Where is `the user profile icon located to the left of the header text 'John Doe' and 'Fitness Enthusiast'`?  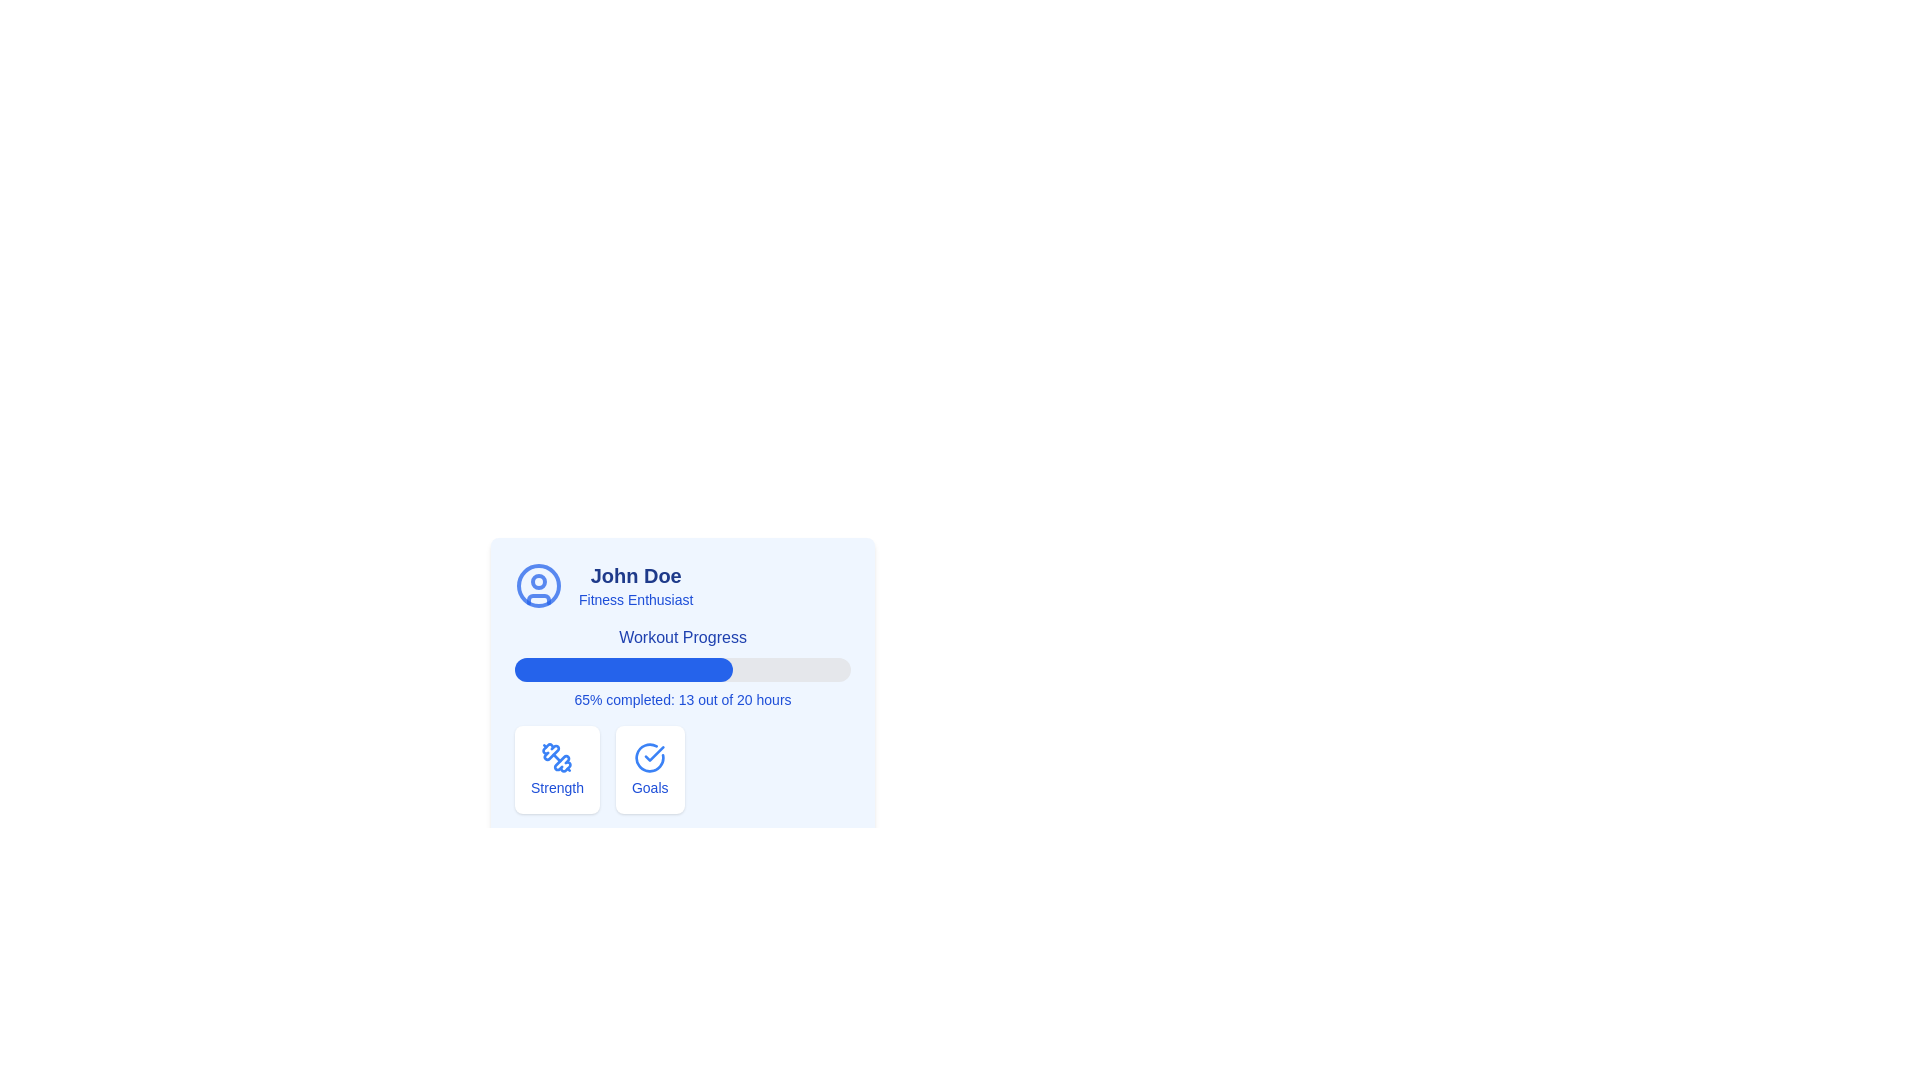
the user profile icon located to the left of the header text 'John Doe' and 'Fitness Enthusiast' is located at coordinates (538, 585).